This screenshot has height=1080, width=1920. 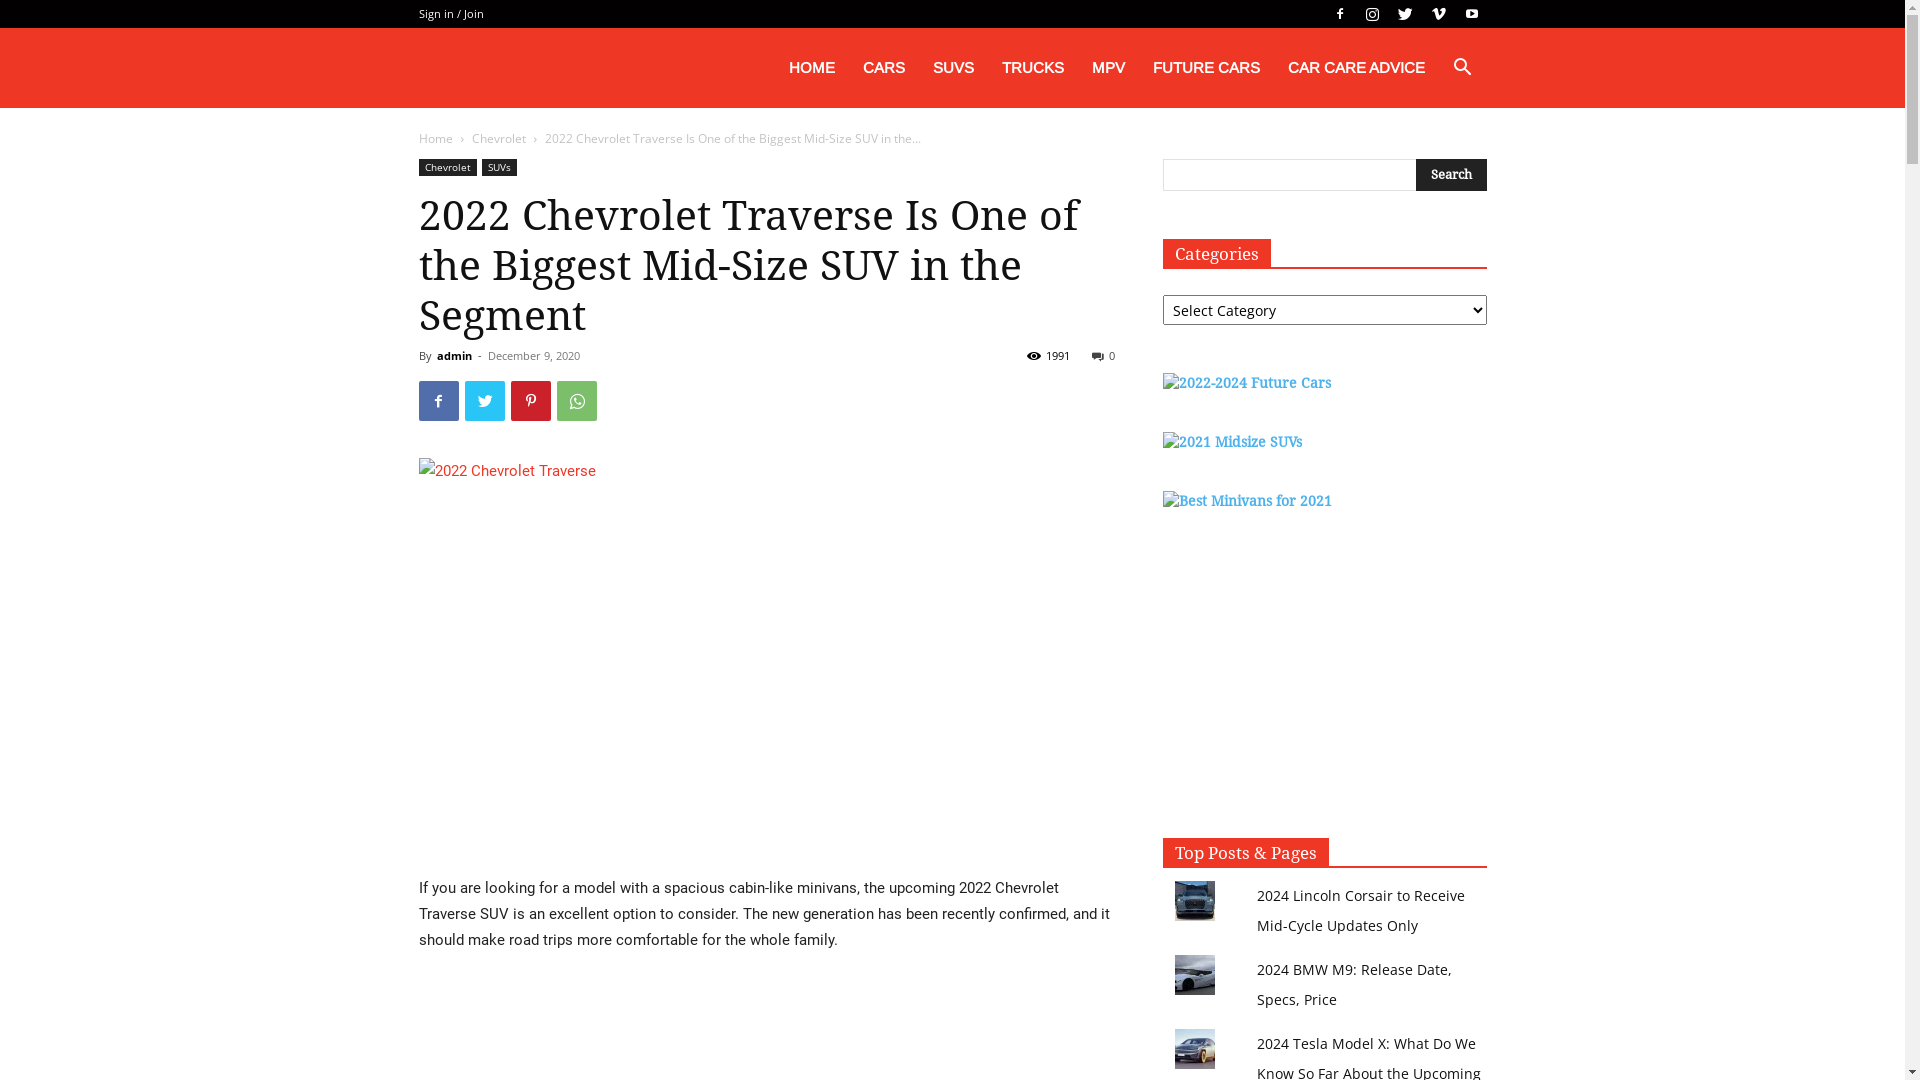 What do you see at coordinates (1438, 14) in the screenshot?
I see `'Vimeo'` at bounding box center [1438, 14].